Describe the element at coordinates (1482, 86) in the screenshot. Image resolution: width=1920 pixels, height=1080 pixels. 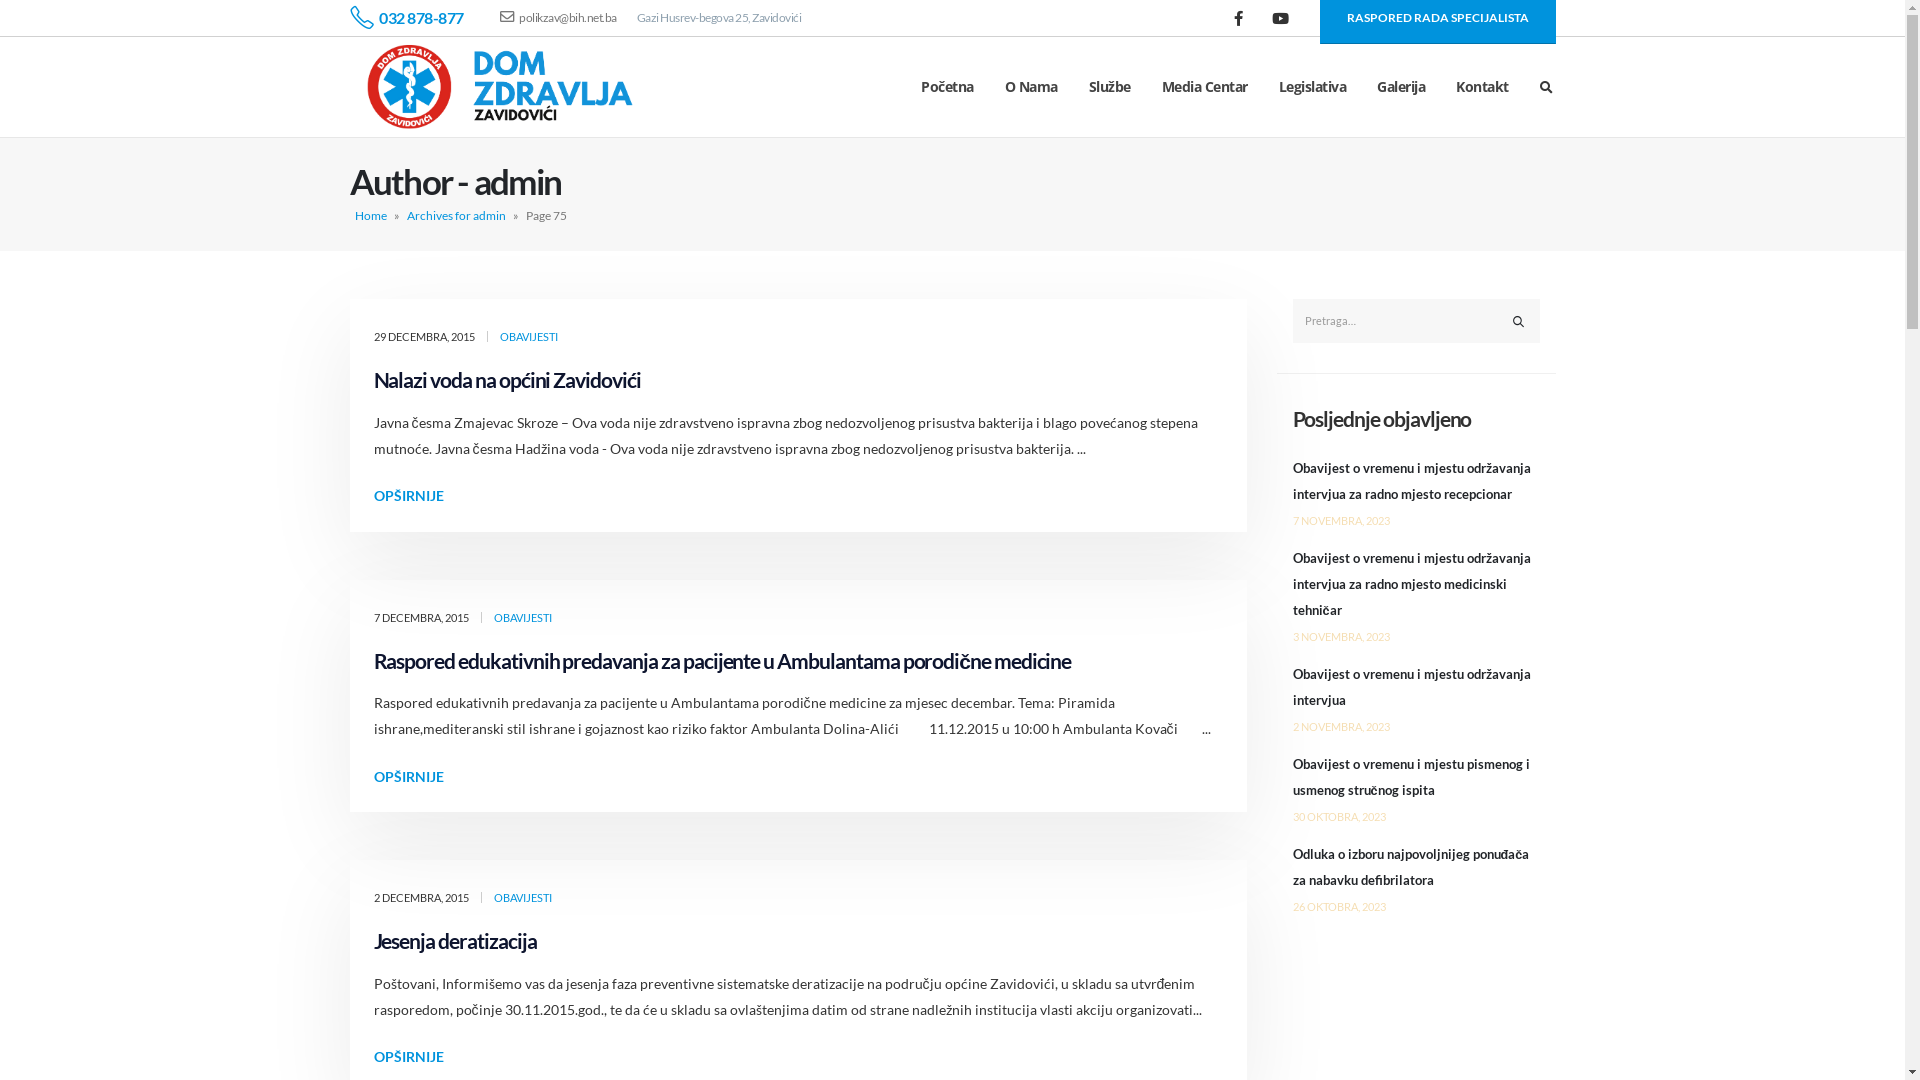
I see `'Kontakt'` at that location.